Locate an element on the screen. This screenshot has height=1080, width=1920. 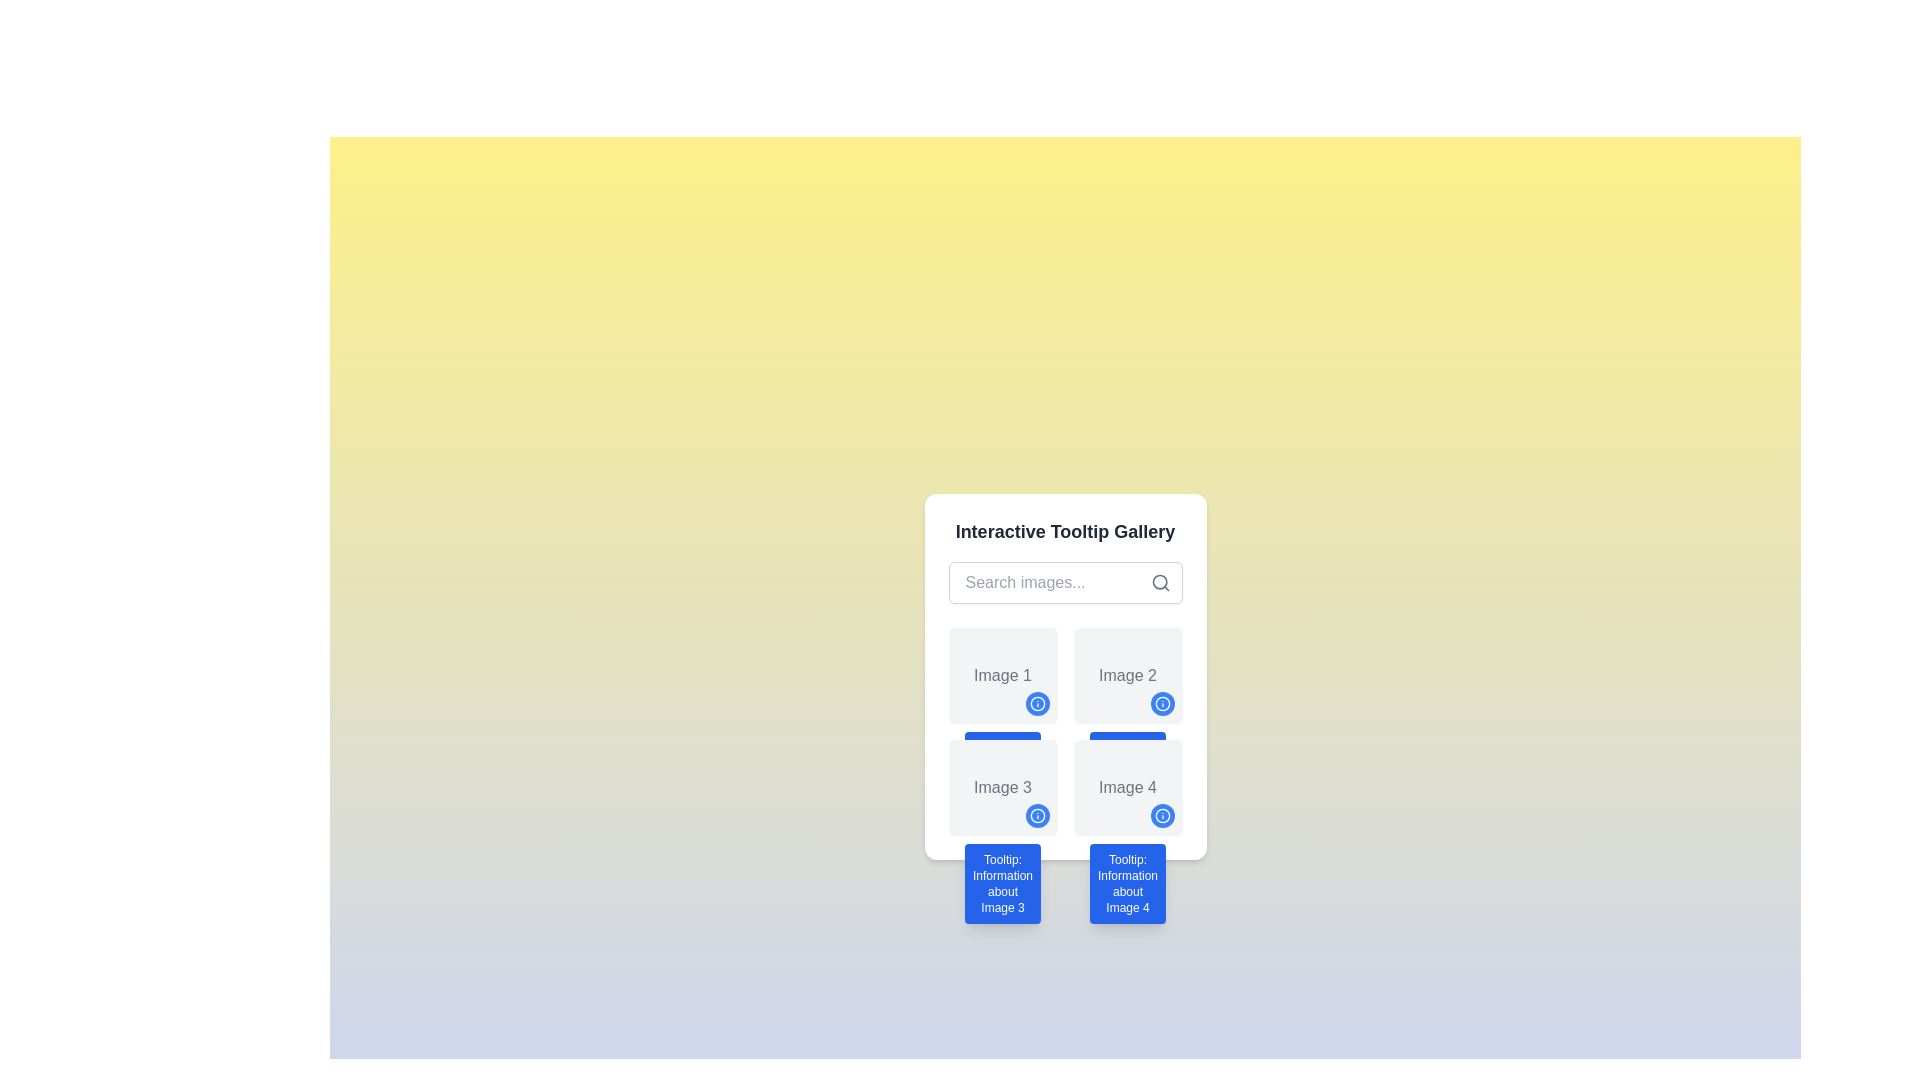
tooltip content displayed below the 'Image 3' section, which provides additional information about the associated image is located at coordinates (1003, 882).